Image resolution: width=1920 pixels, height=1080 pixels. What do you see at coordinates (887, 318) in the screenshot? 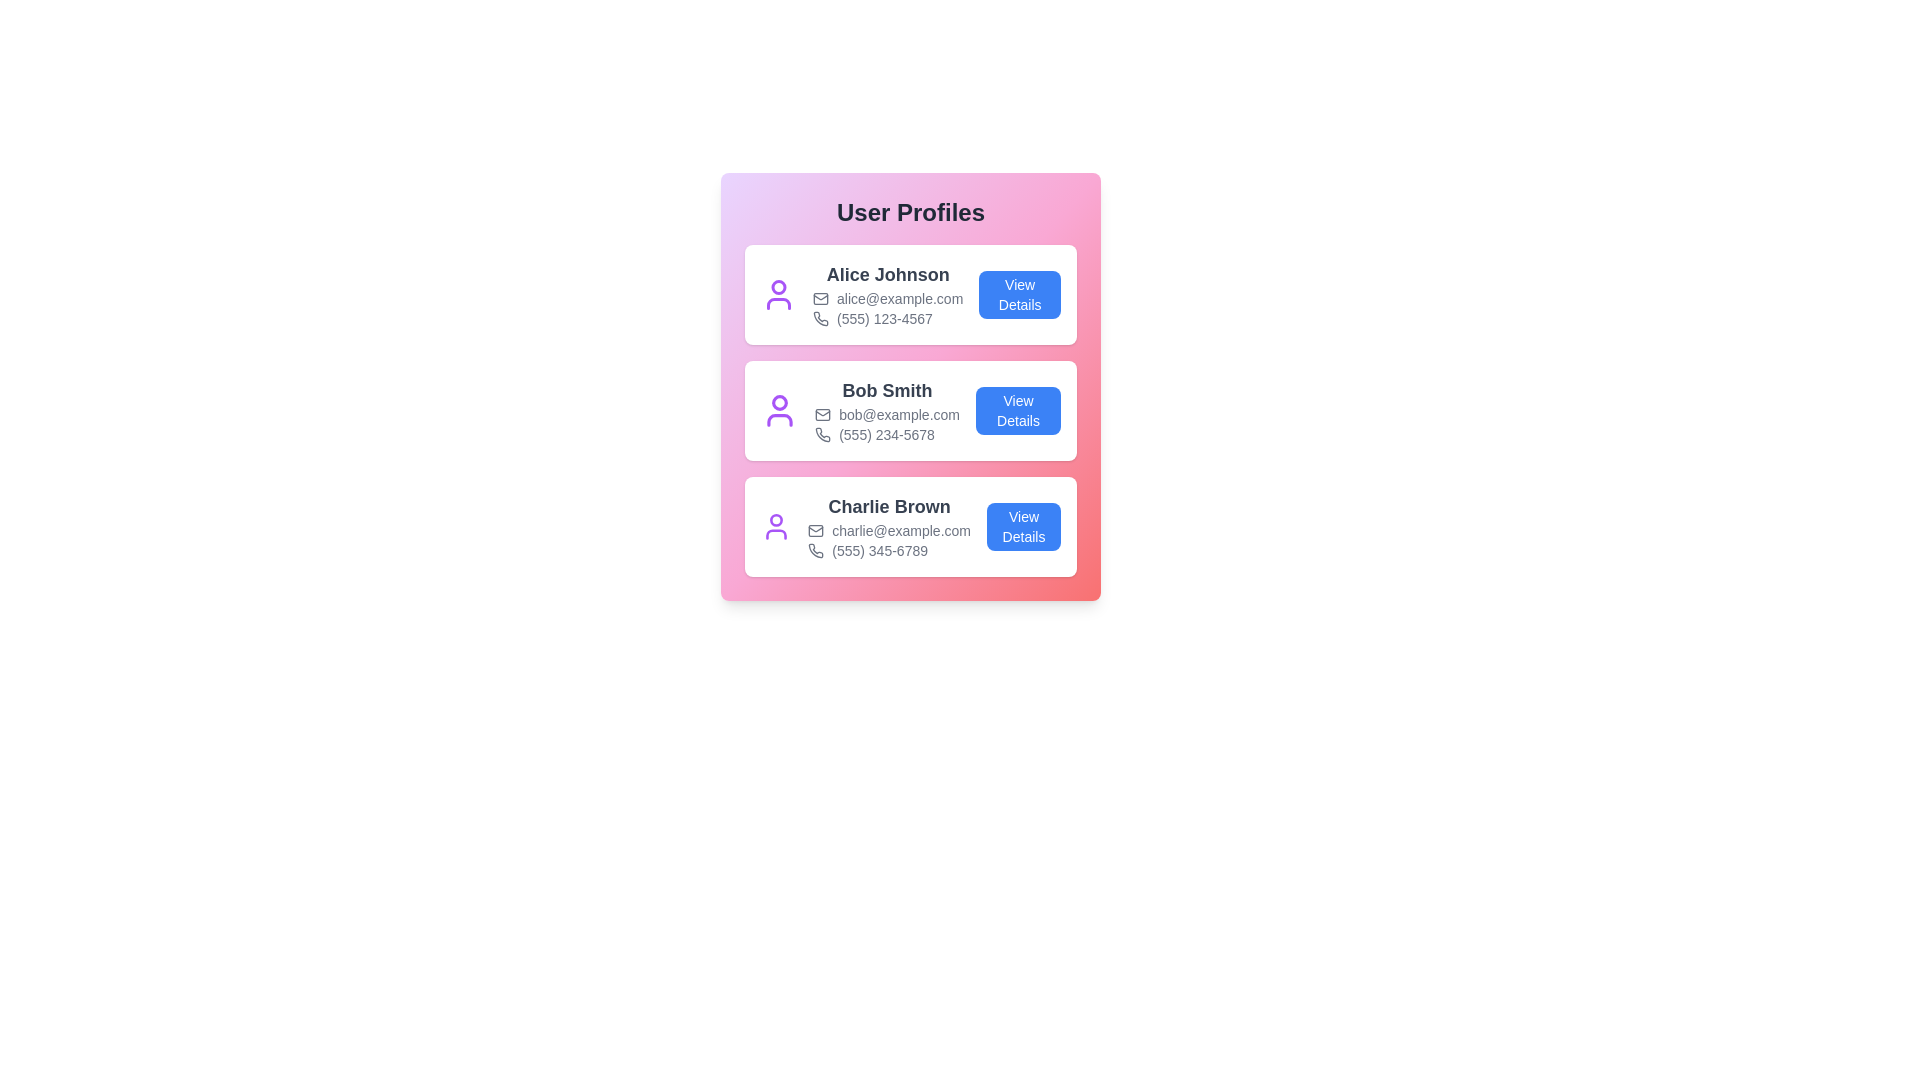
I see `the text content of phone for user Alice Johnson` at bounding box center [887, 318].